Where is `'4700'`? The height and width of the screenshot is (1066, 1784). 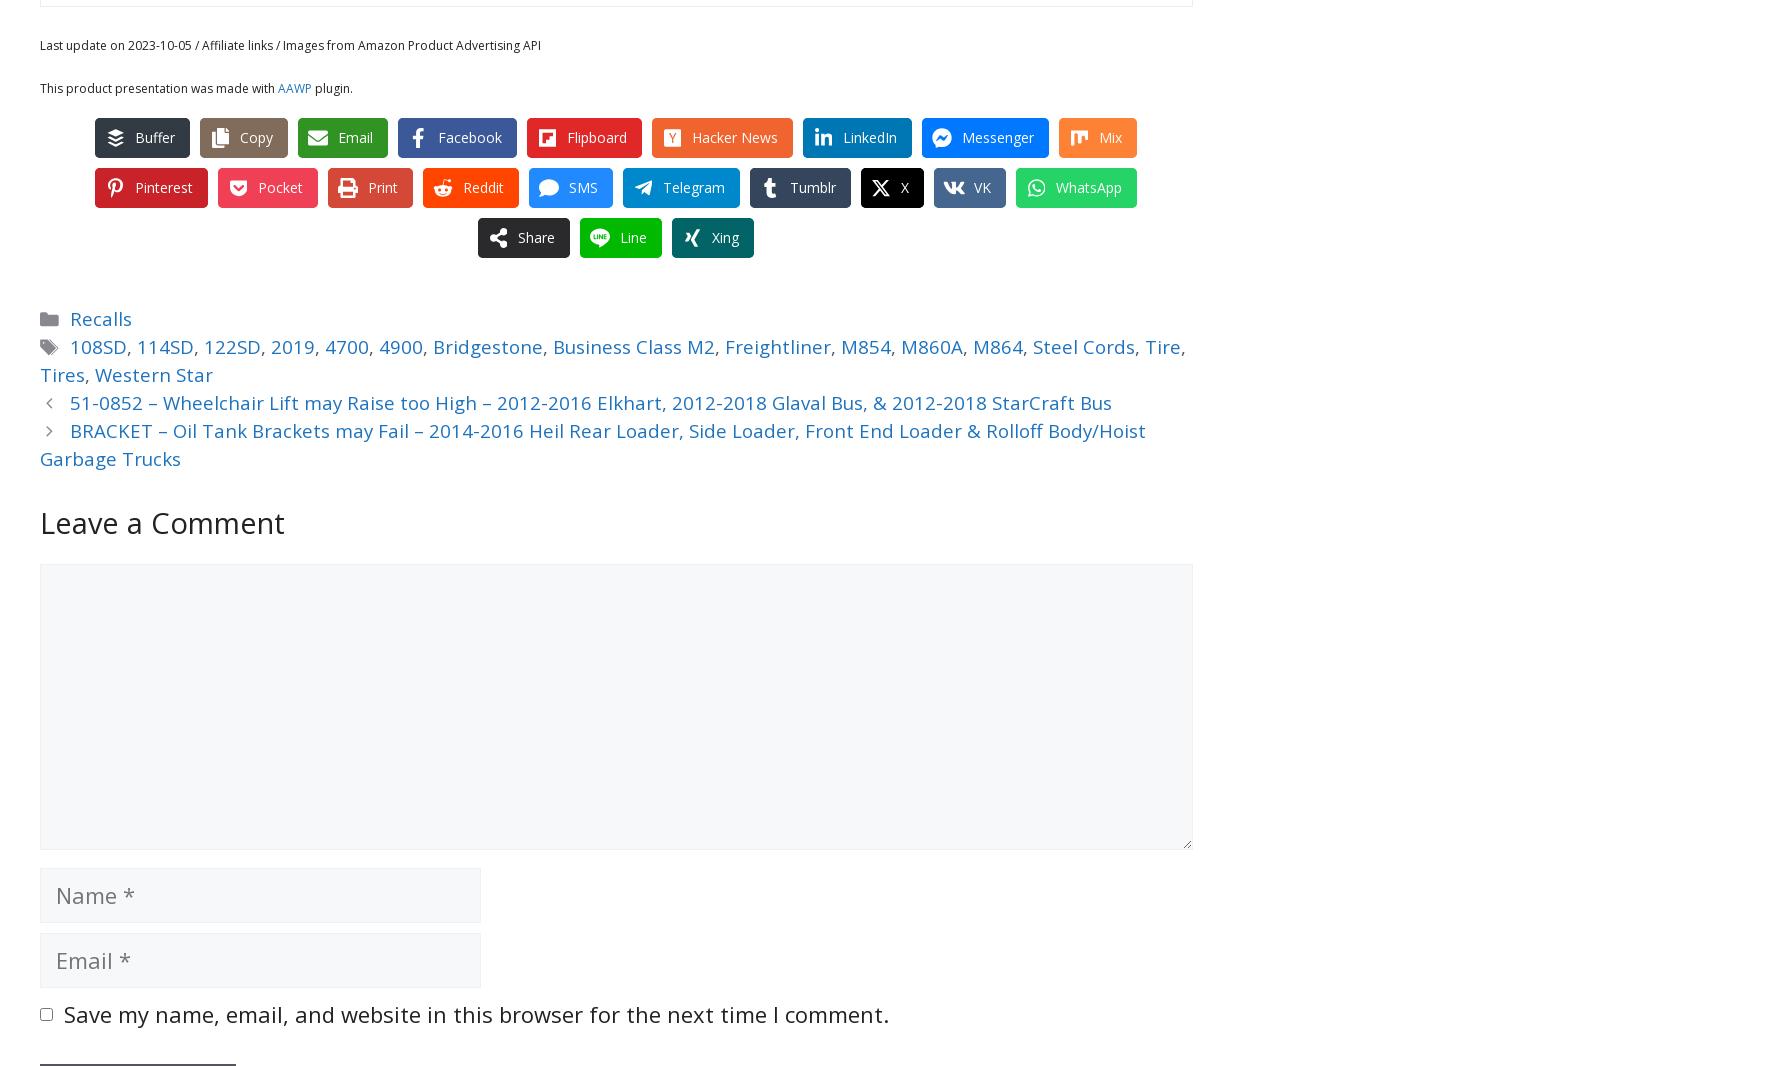
'4700' is located at coordinates (344, 346).